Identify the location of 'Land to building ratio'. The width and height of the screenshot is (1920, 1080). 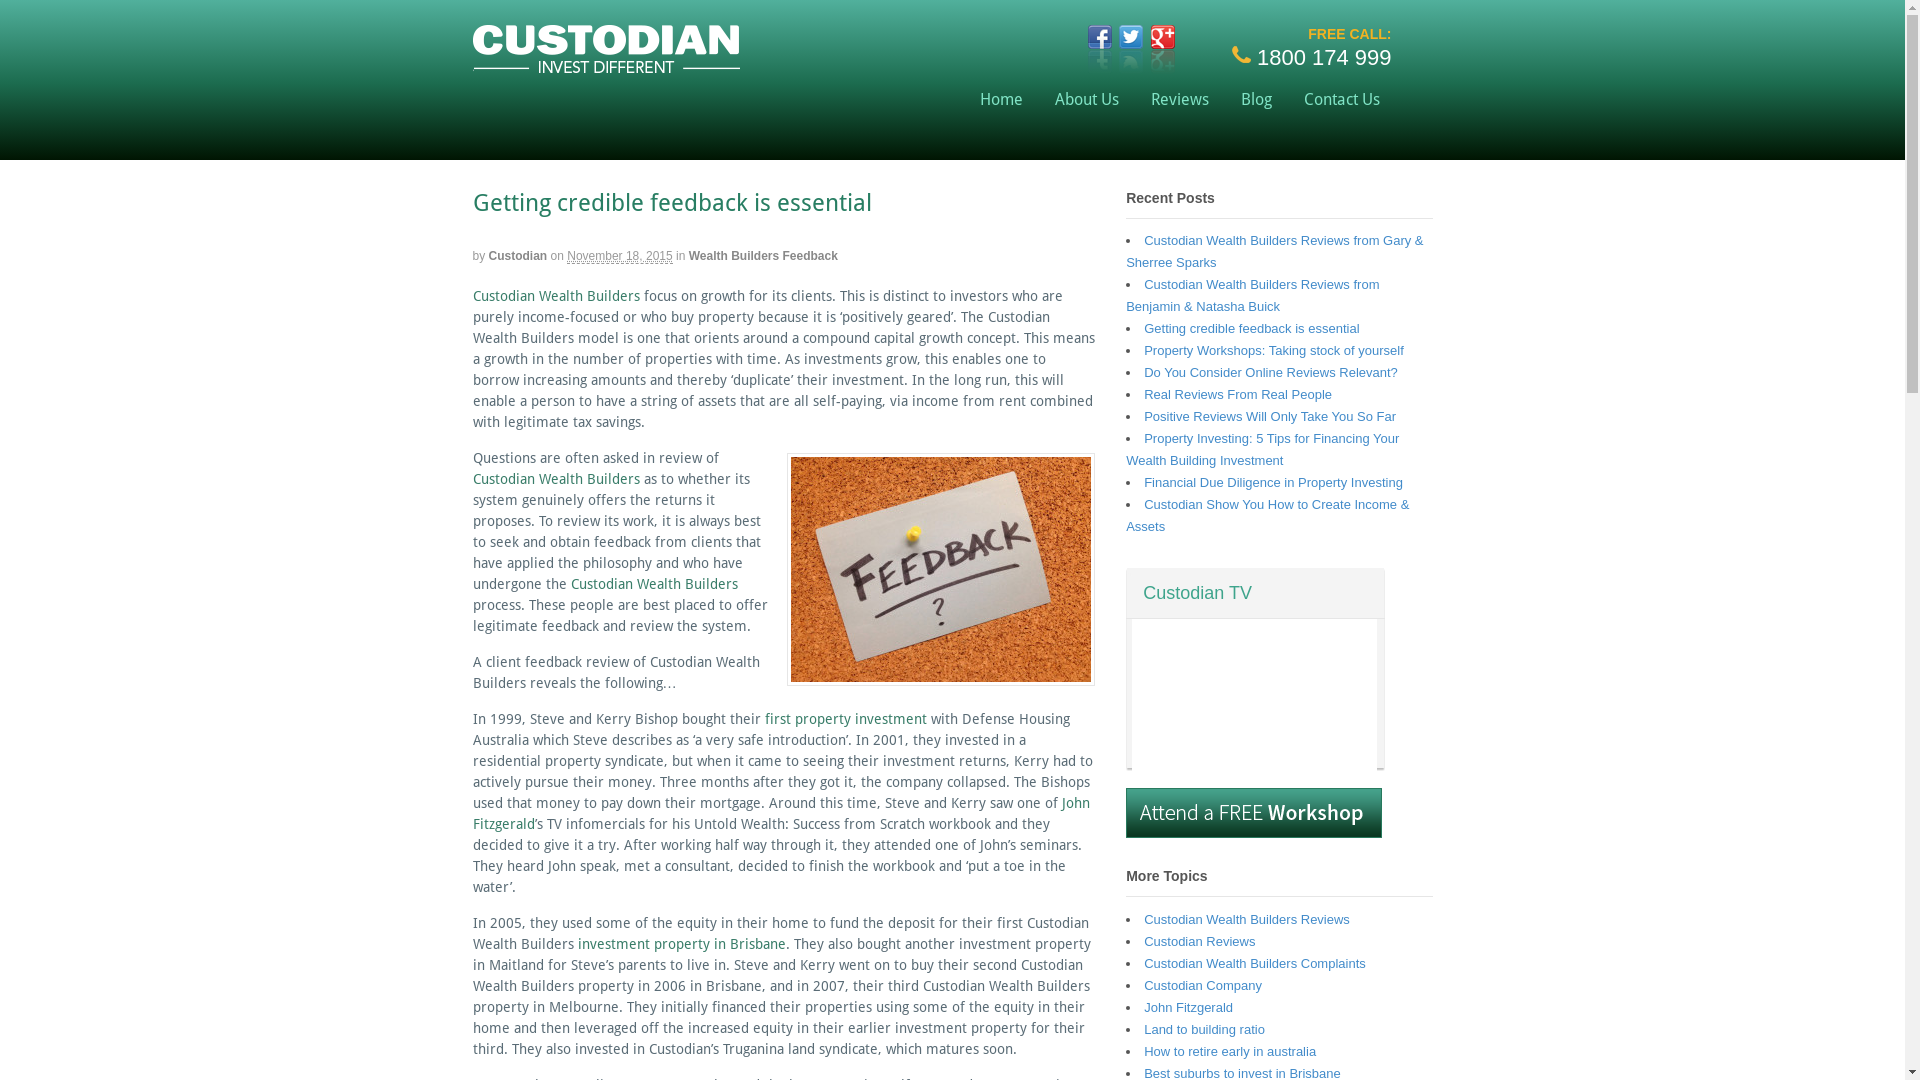
(1203, 1029).